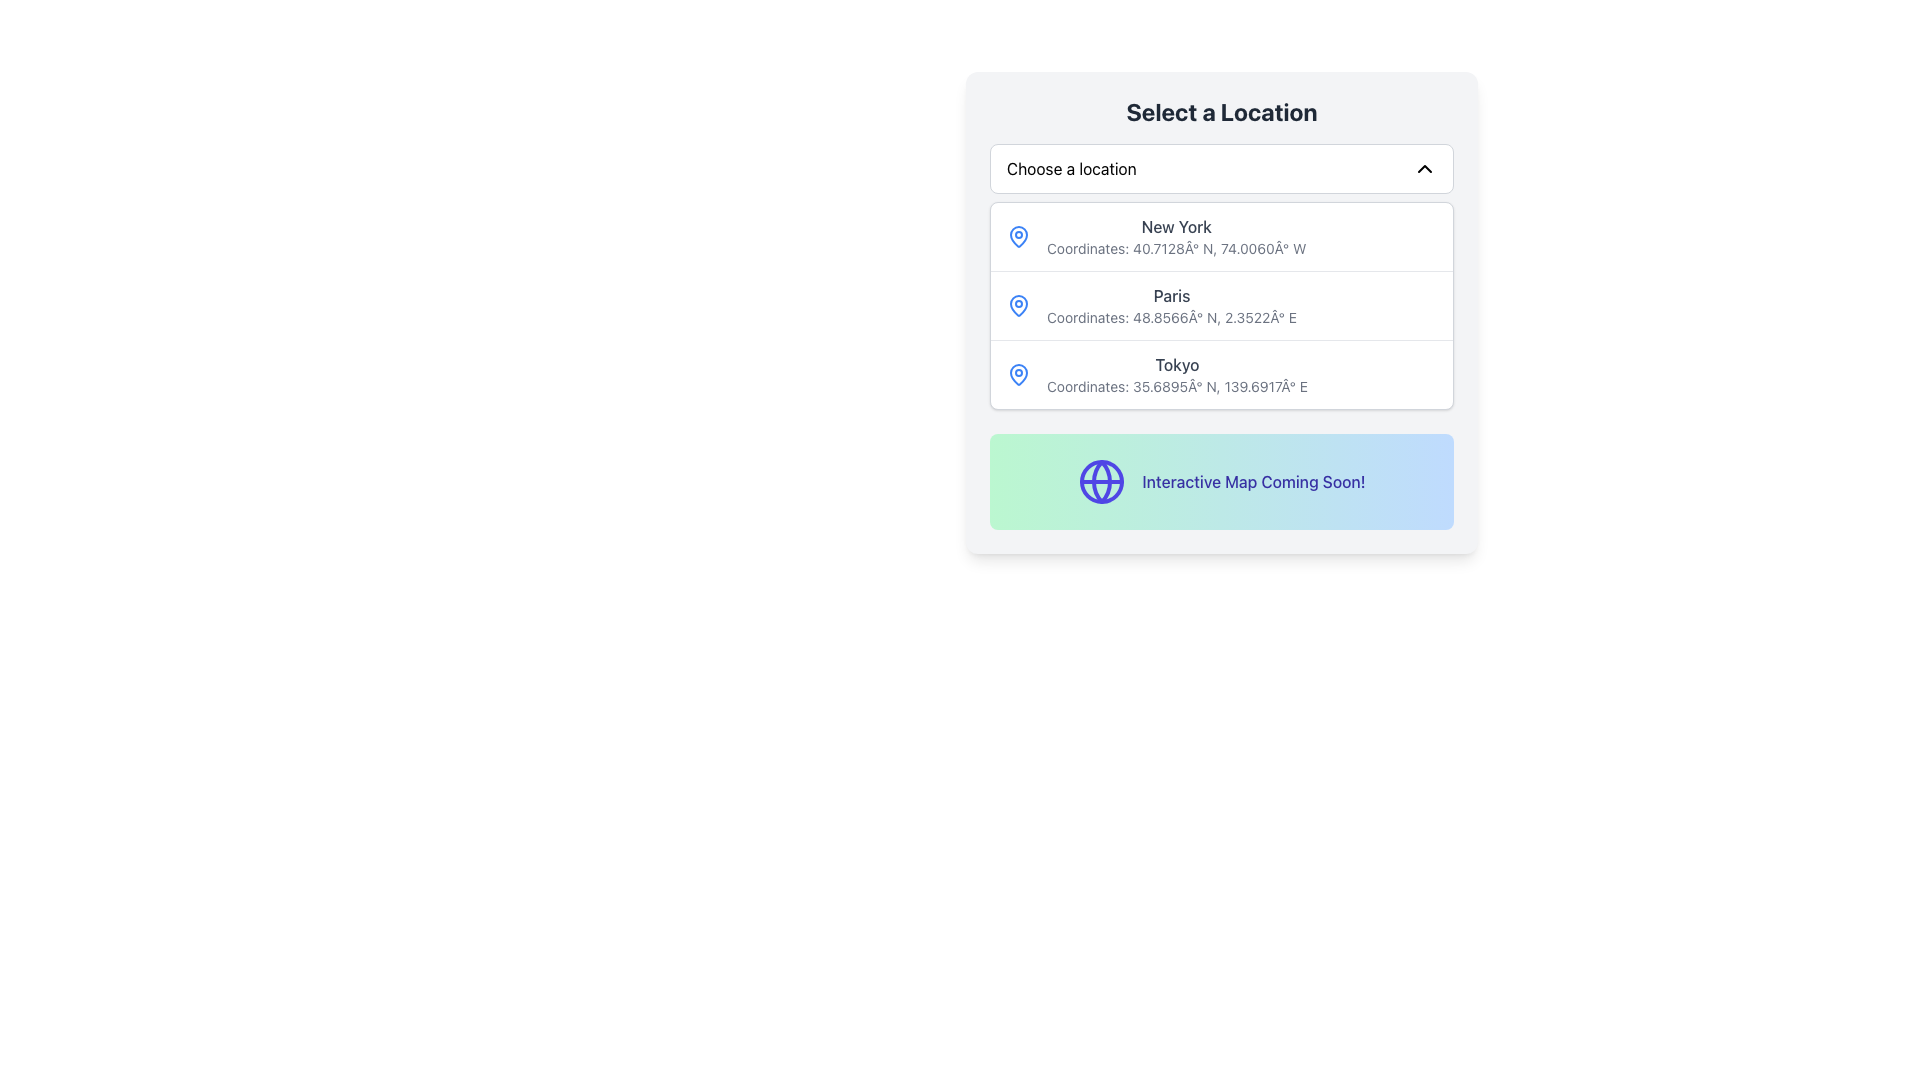  What do you see at coordinates (1221, 305) in the screenshot?
I see `the second option in the 'Select a Location' dropdown, which displays 'Paris' and a blue location marker icon` at bounding box center [1221, 305].